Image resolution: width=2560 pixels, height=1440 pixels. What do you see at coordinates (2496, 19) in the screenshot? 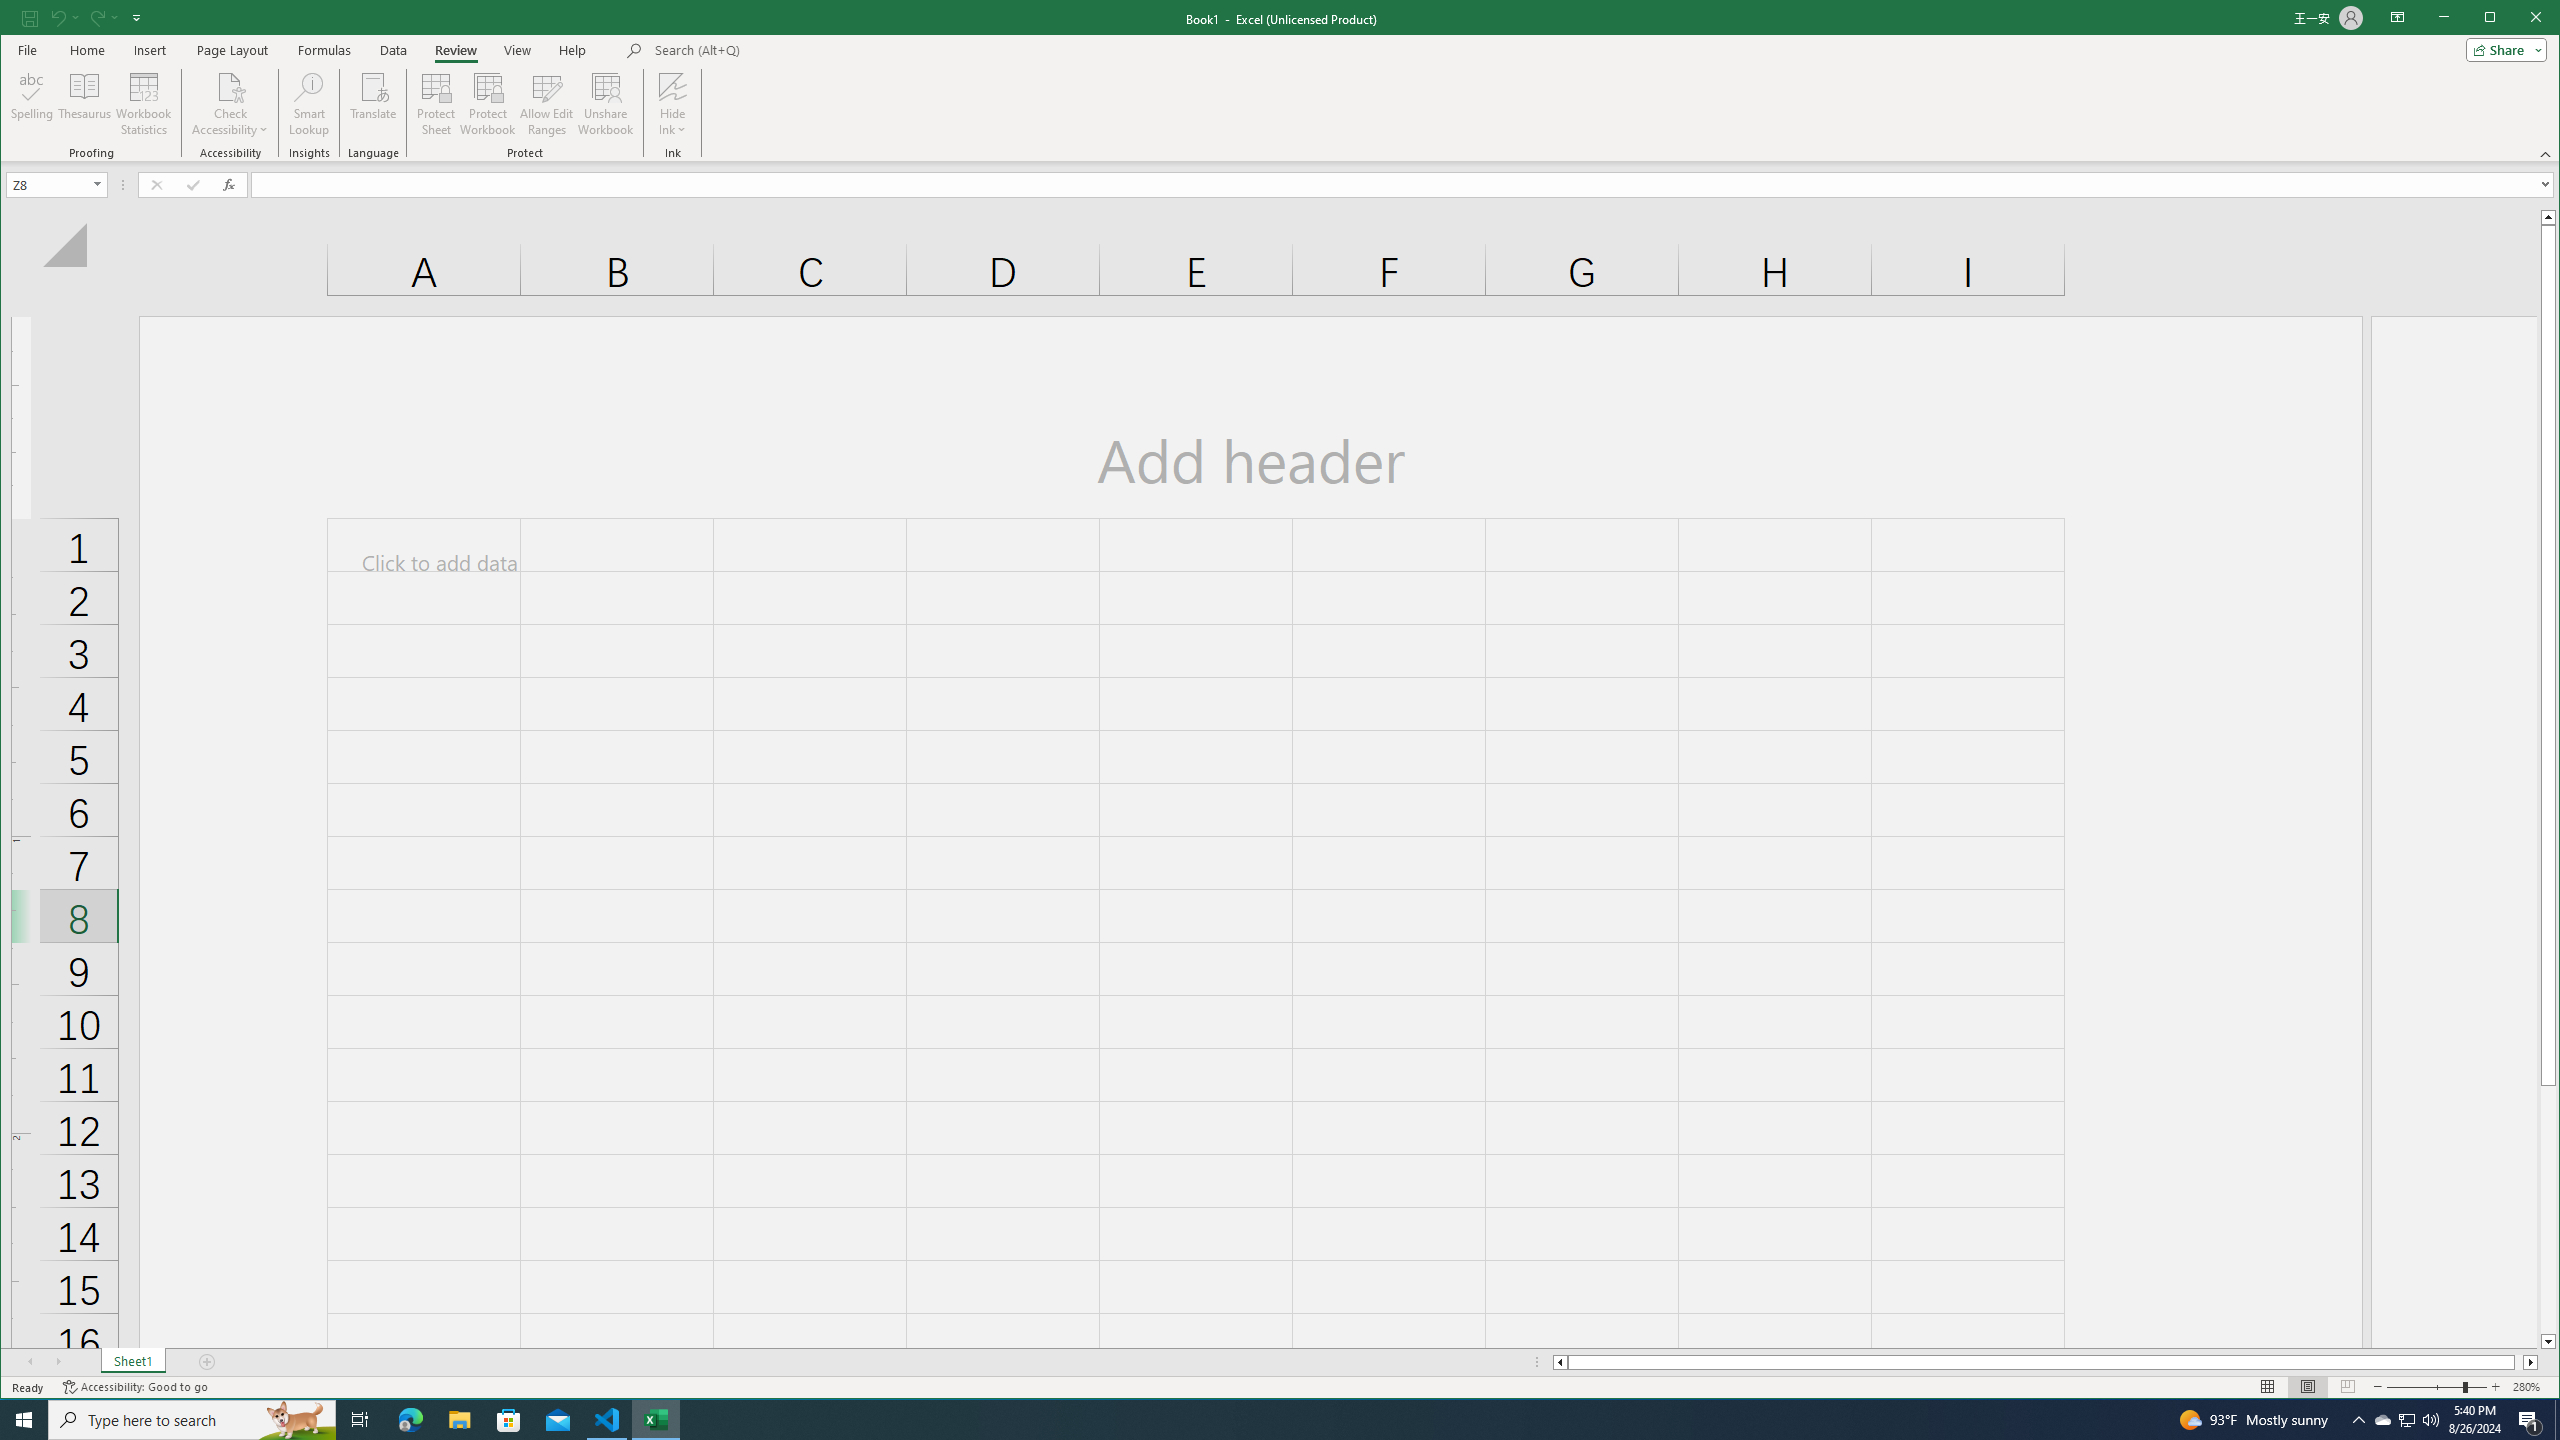
I see `'Minimize'` at bounding box center [2496, 19].